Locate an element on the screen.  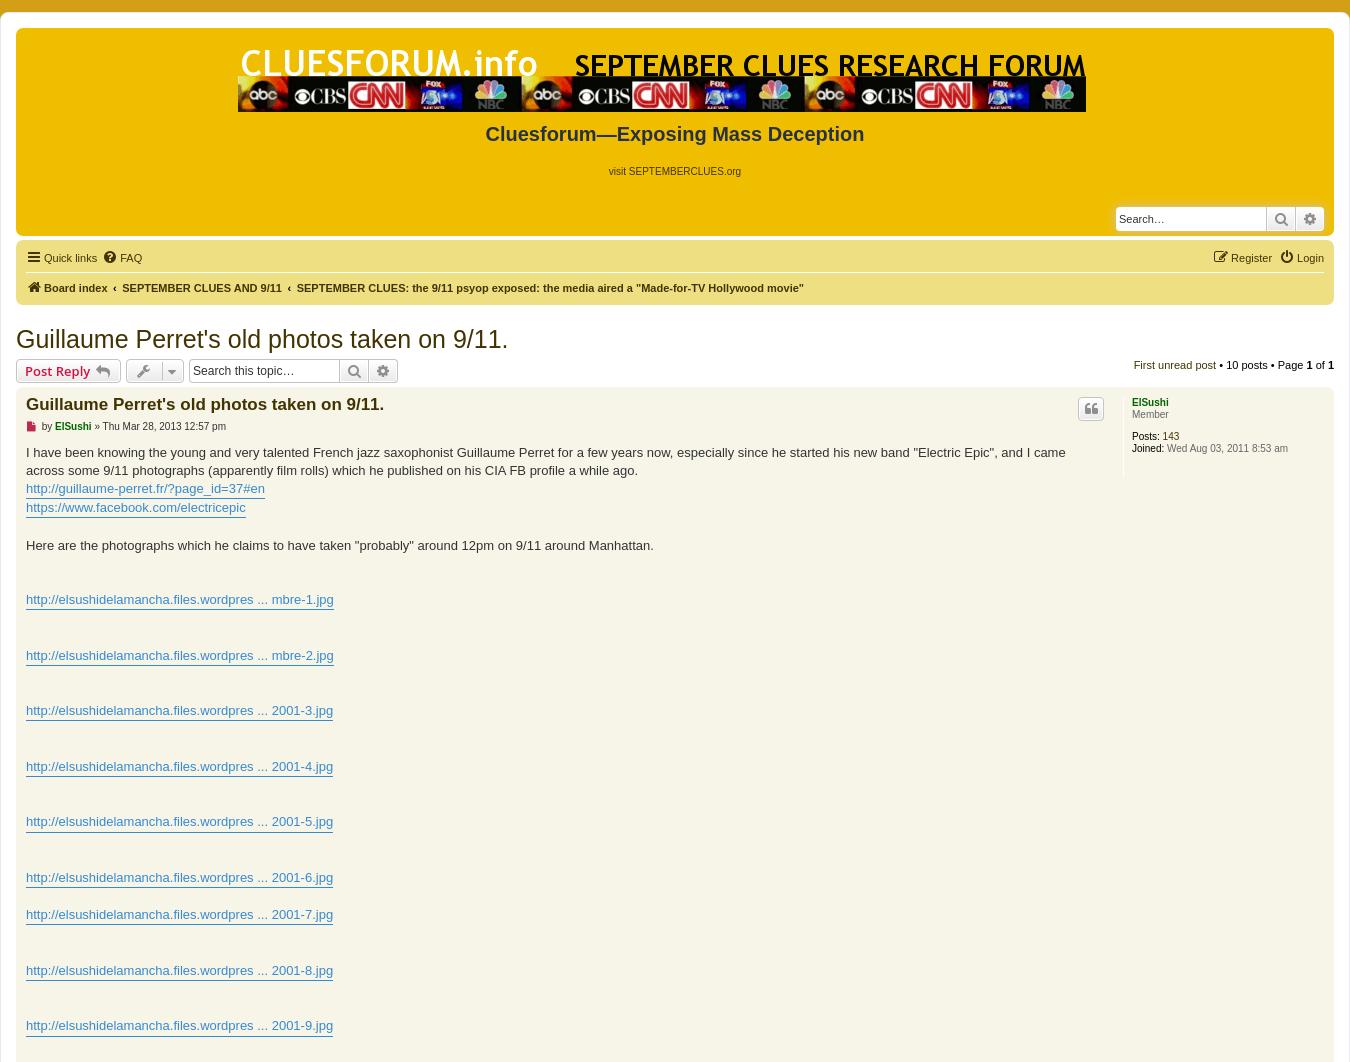
'Board index' is located at coordinates (74, 285).